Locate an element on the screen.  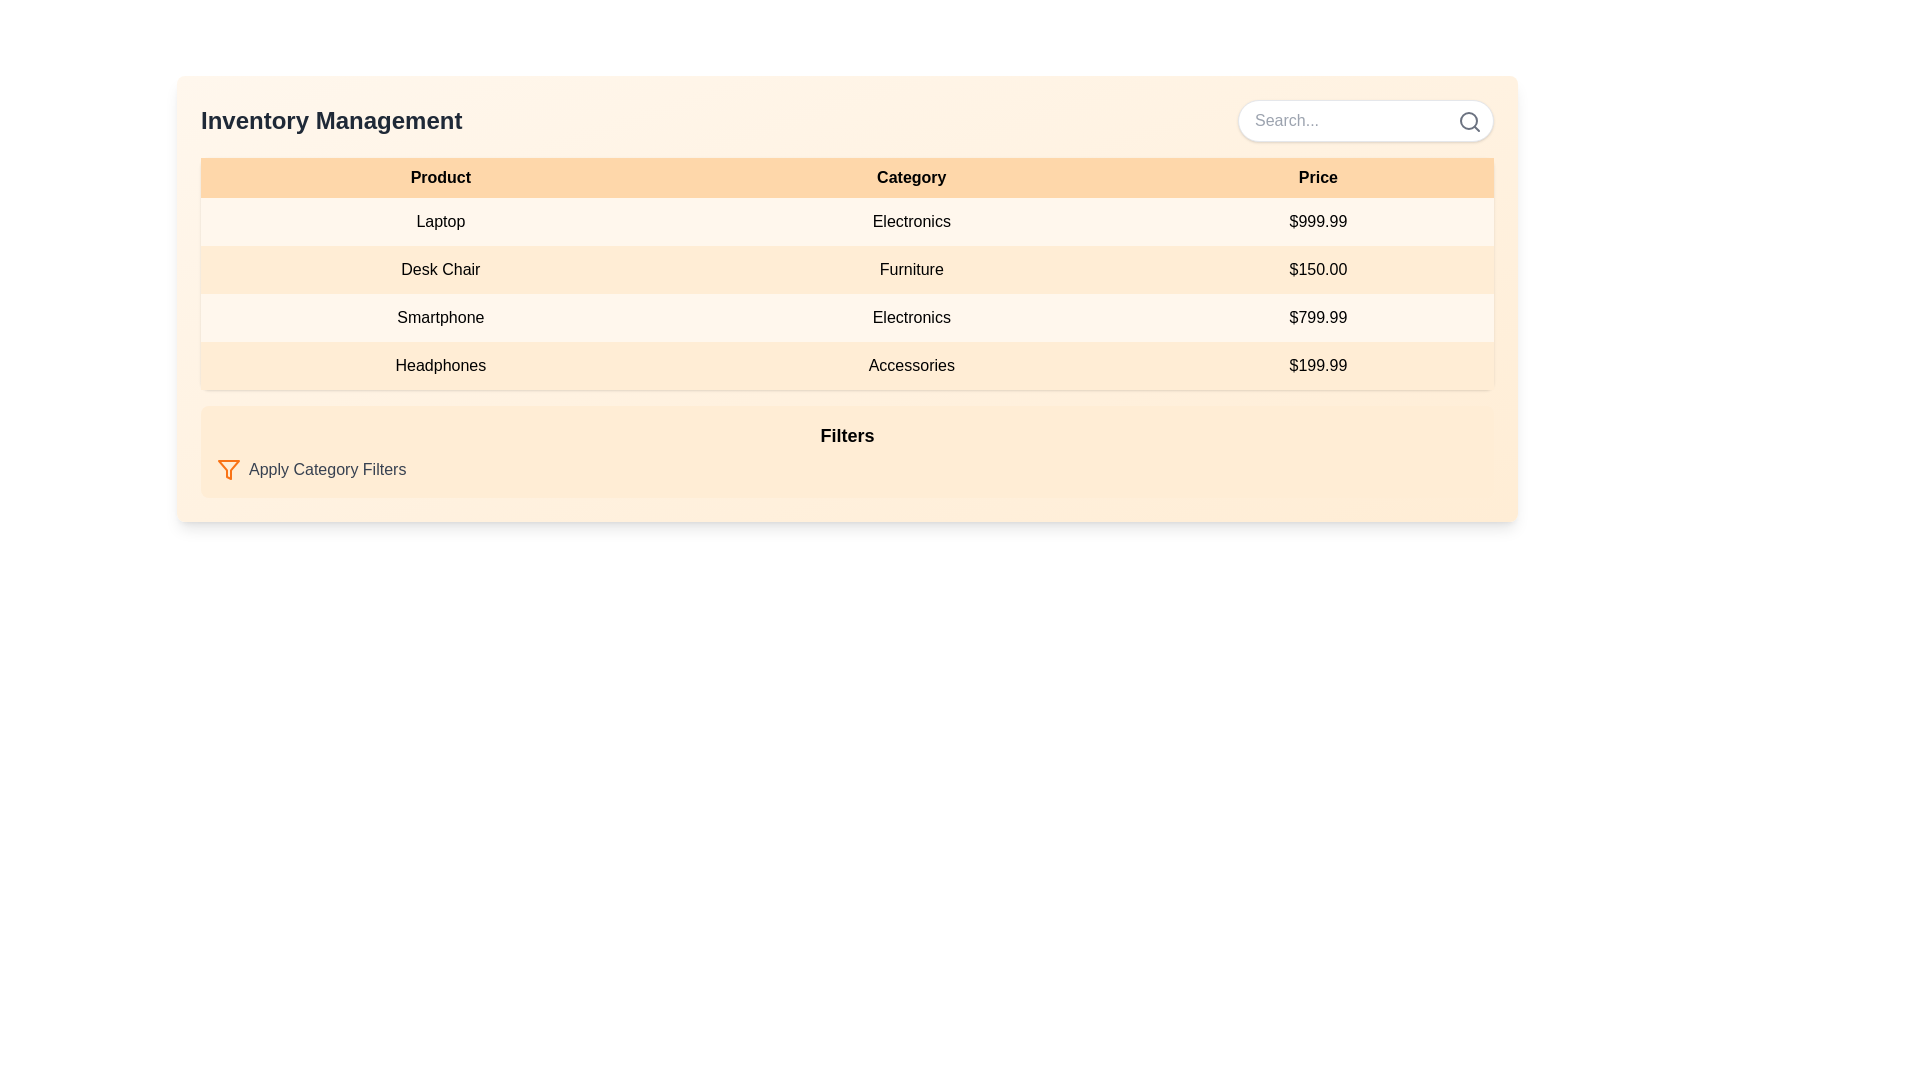
the price display text field in the second row of the table, which shows the price of the 'Desk Chair' product in the third column labeled 'Price' is located at coordinates (1318, 270).